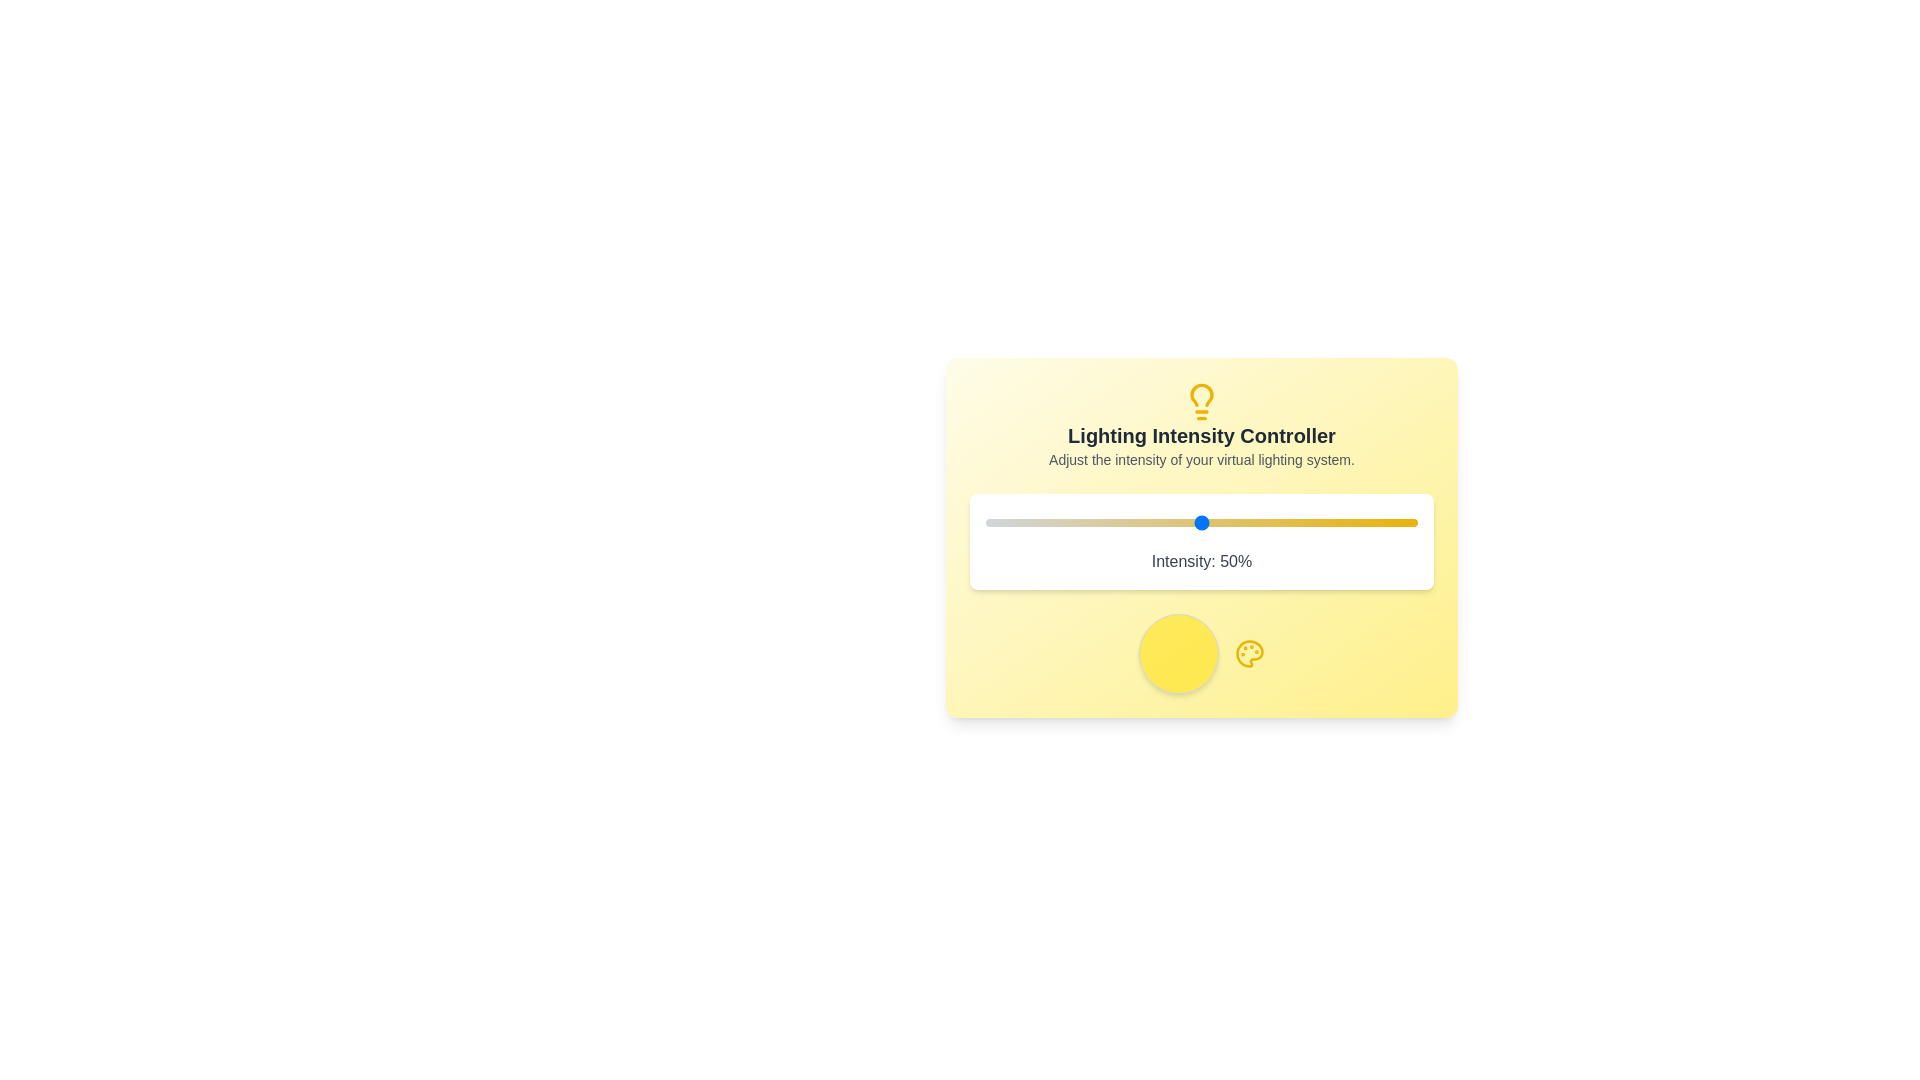 This screenshot has height=1080, width=1920. What do you see at coordinates (1248, 654) in the screenshot?
I see `Palette icon to explore additional actions` at bounding box center [1248, 654].